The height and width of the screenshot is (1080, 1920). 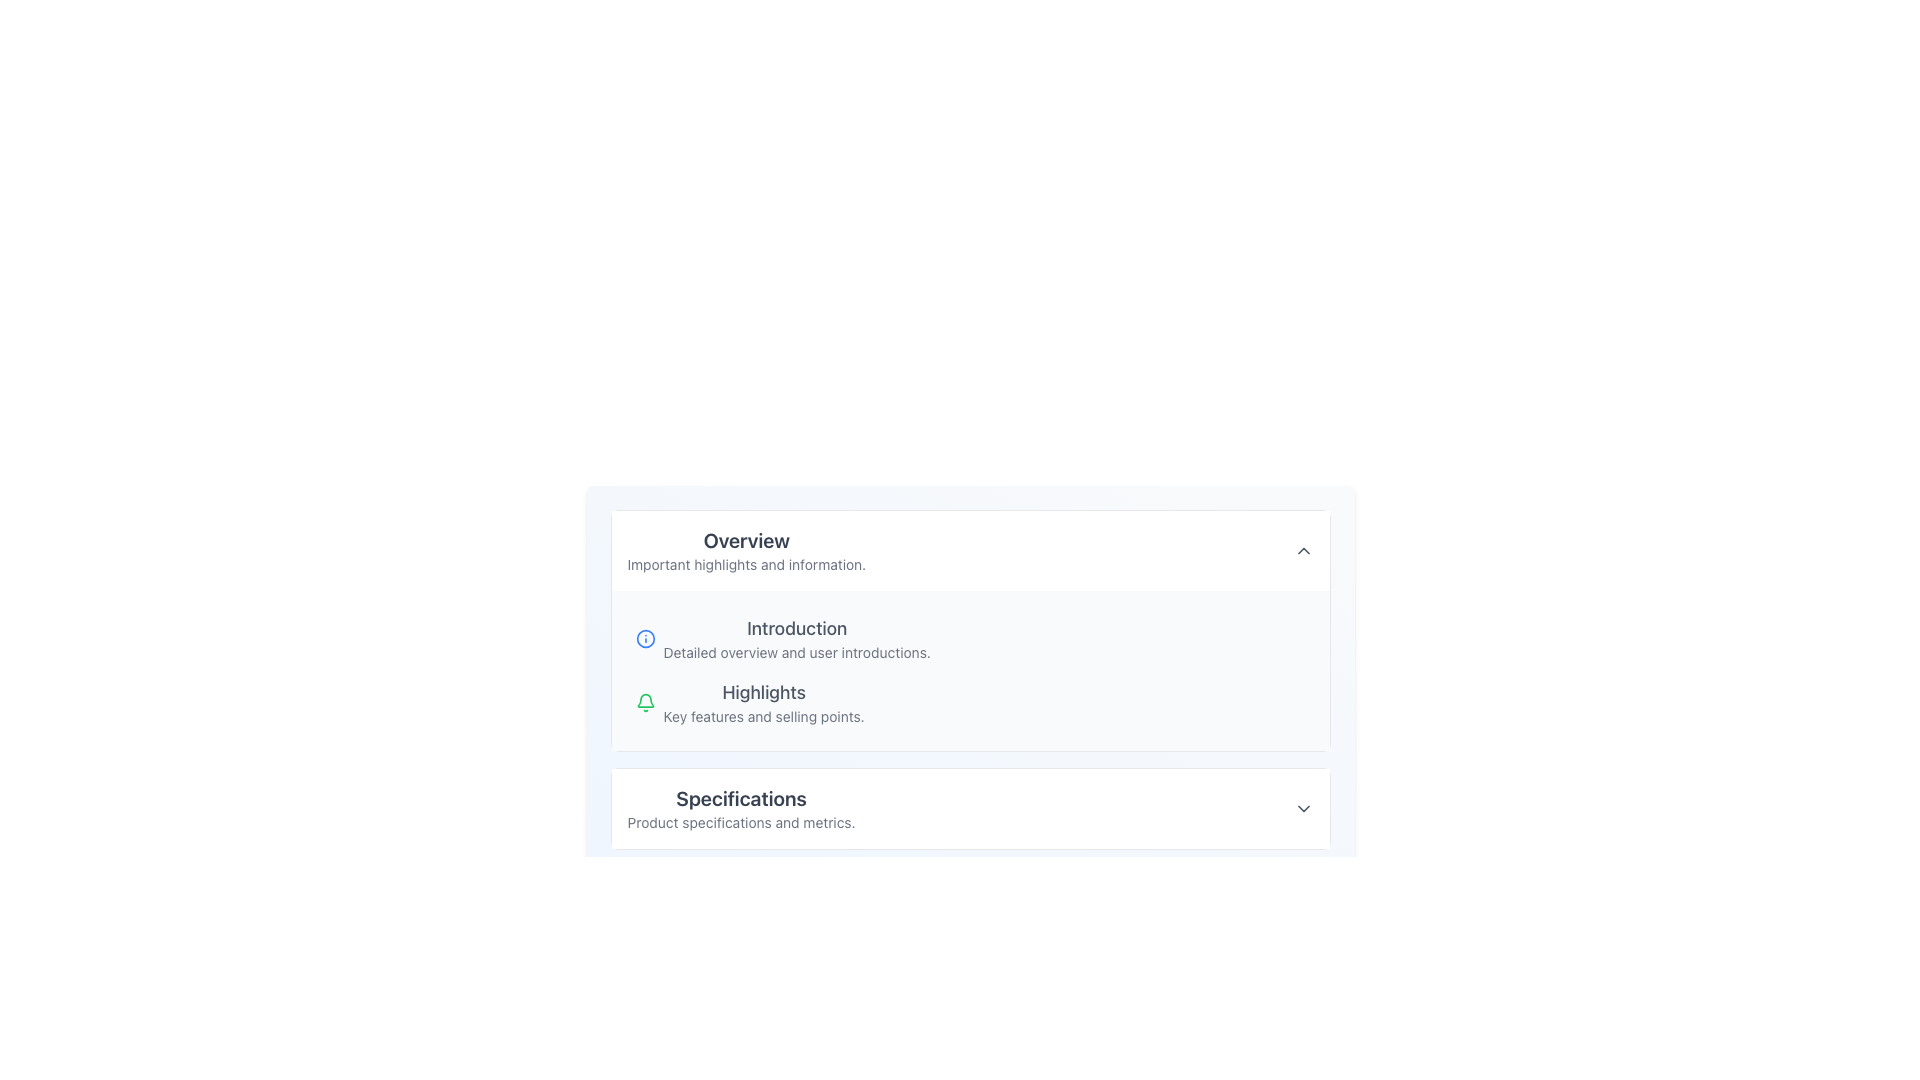 I want to click on displayed text of the Text-based Section Header that describes the 'Introduction' section, which is located above the 'Highlights' section and follows the blue 'i' icon, so click(x=796, y=639).